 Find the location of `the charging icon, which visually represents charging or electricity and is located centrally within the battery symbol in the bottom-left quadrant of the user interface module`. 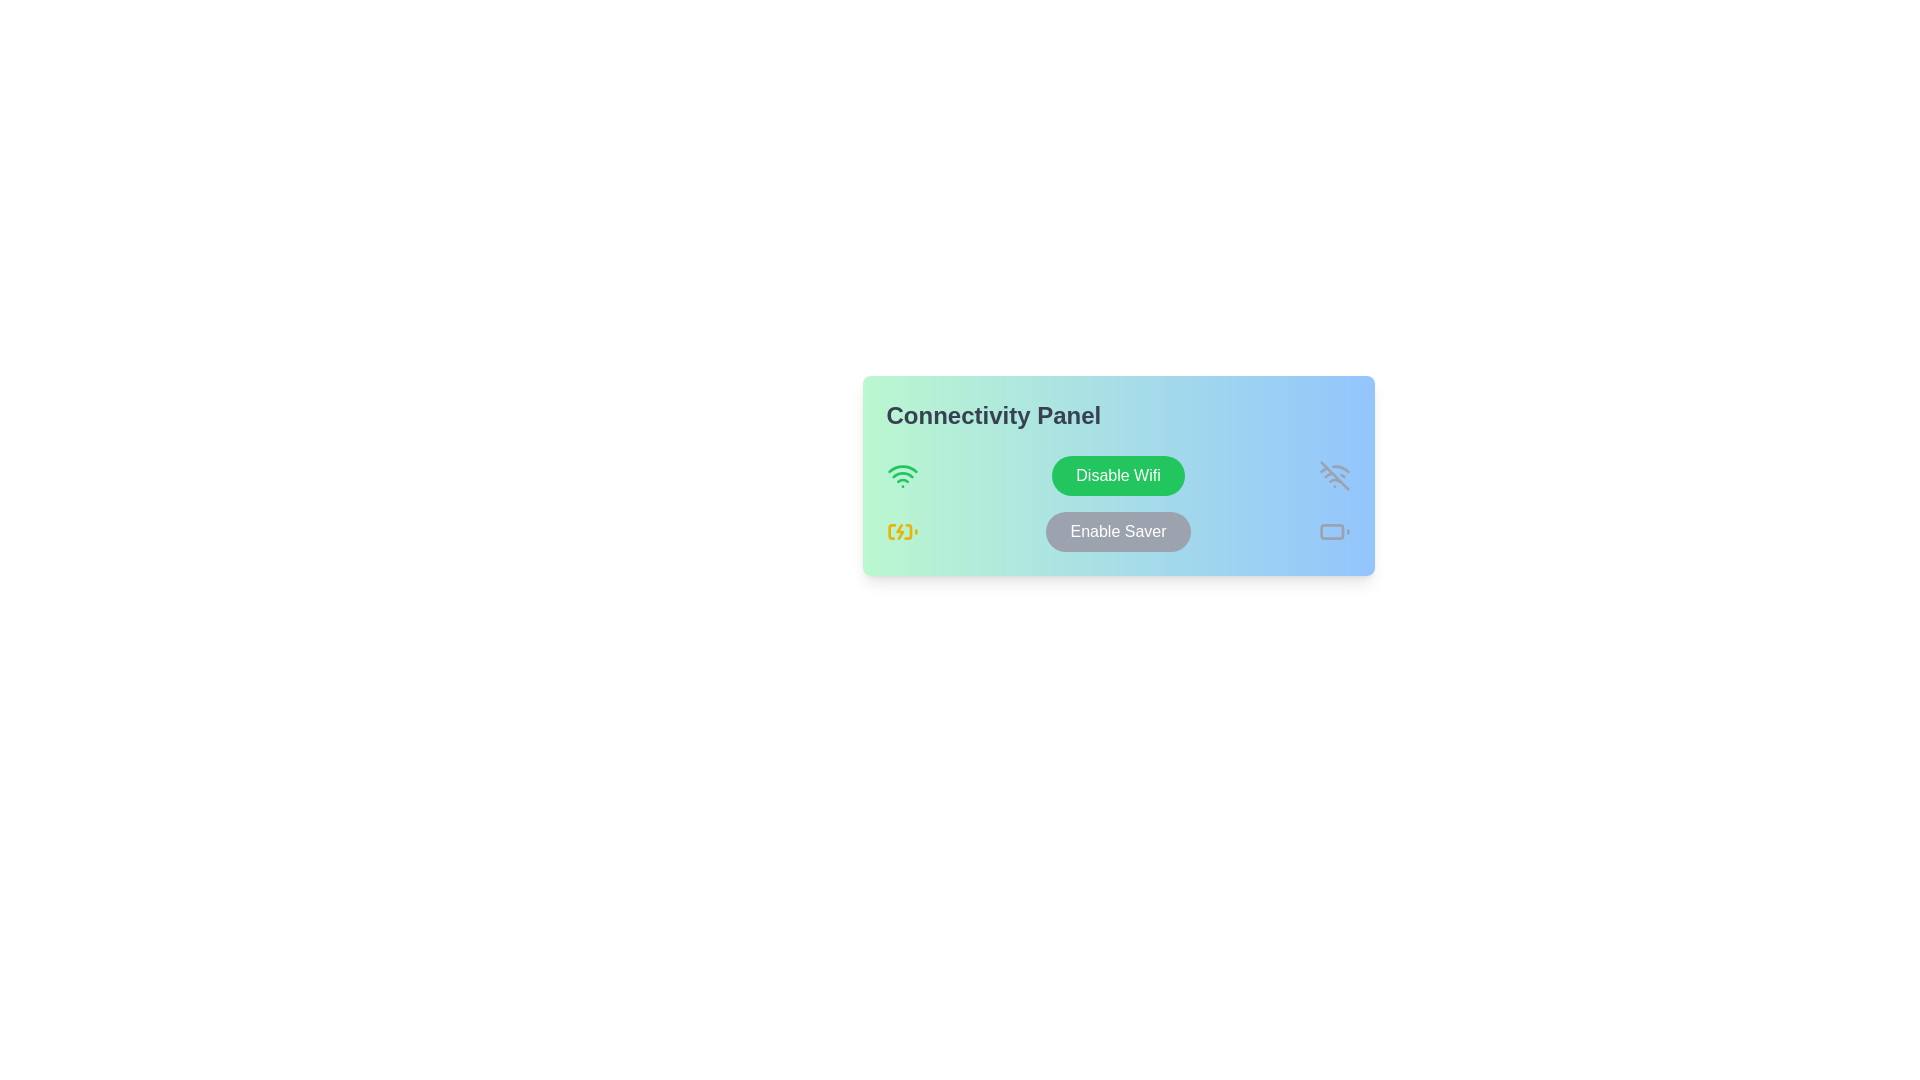

the charging icon, which visually represents charging or electricity and is located centrally within the battery symbol in the bottom-left quadrant of the user interface module is located at coordinates (898, 531).